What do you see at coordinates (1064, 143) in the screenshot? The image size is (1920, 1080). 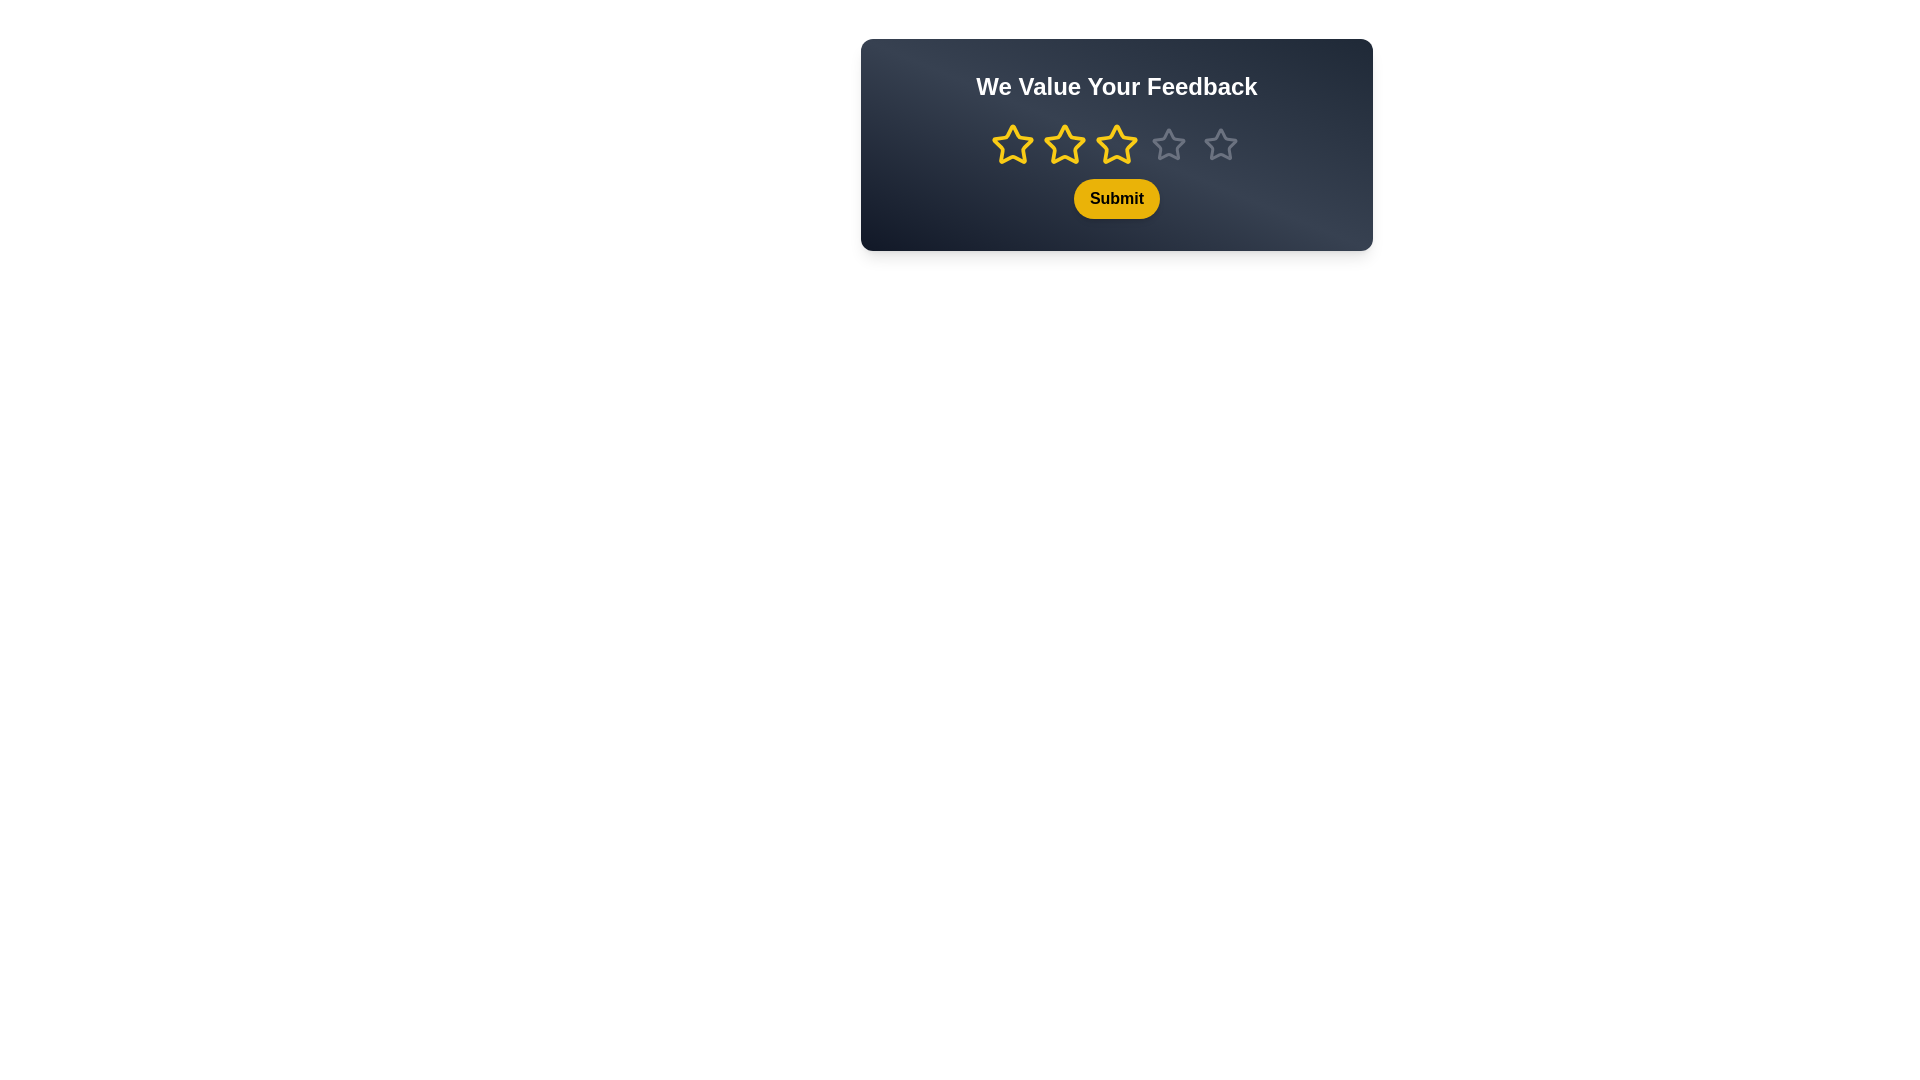 I see `the second yellow-outlined star icon in the horizontal row of five stars under the text 'We Value Your Feedback'` at bounding box center [1064, 143].